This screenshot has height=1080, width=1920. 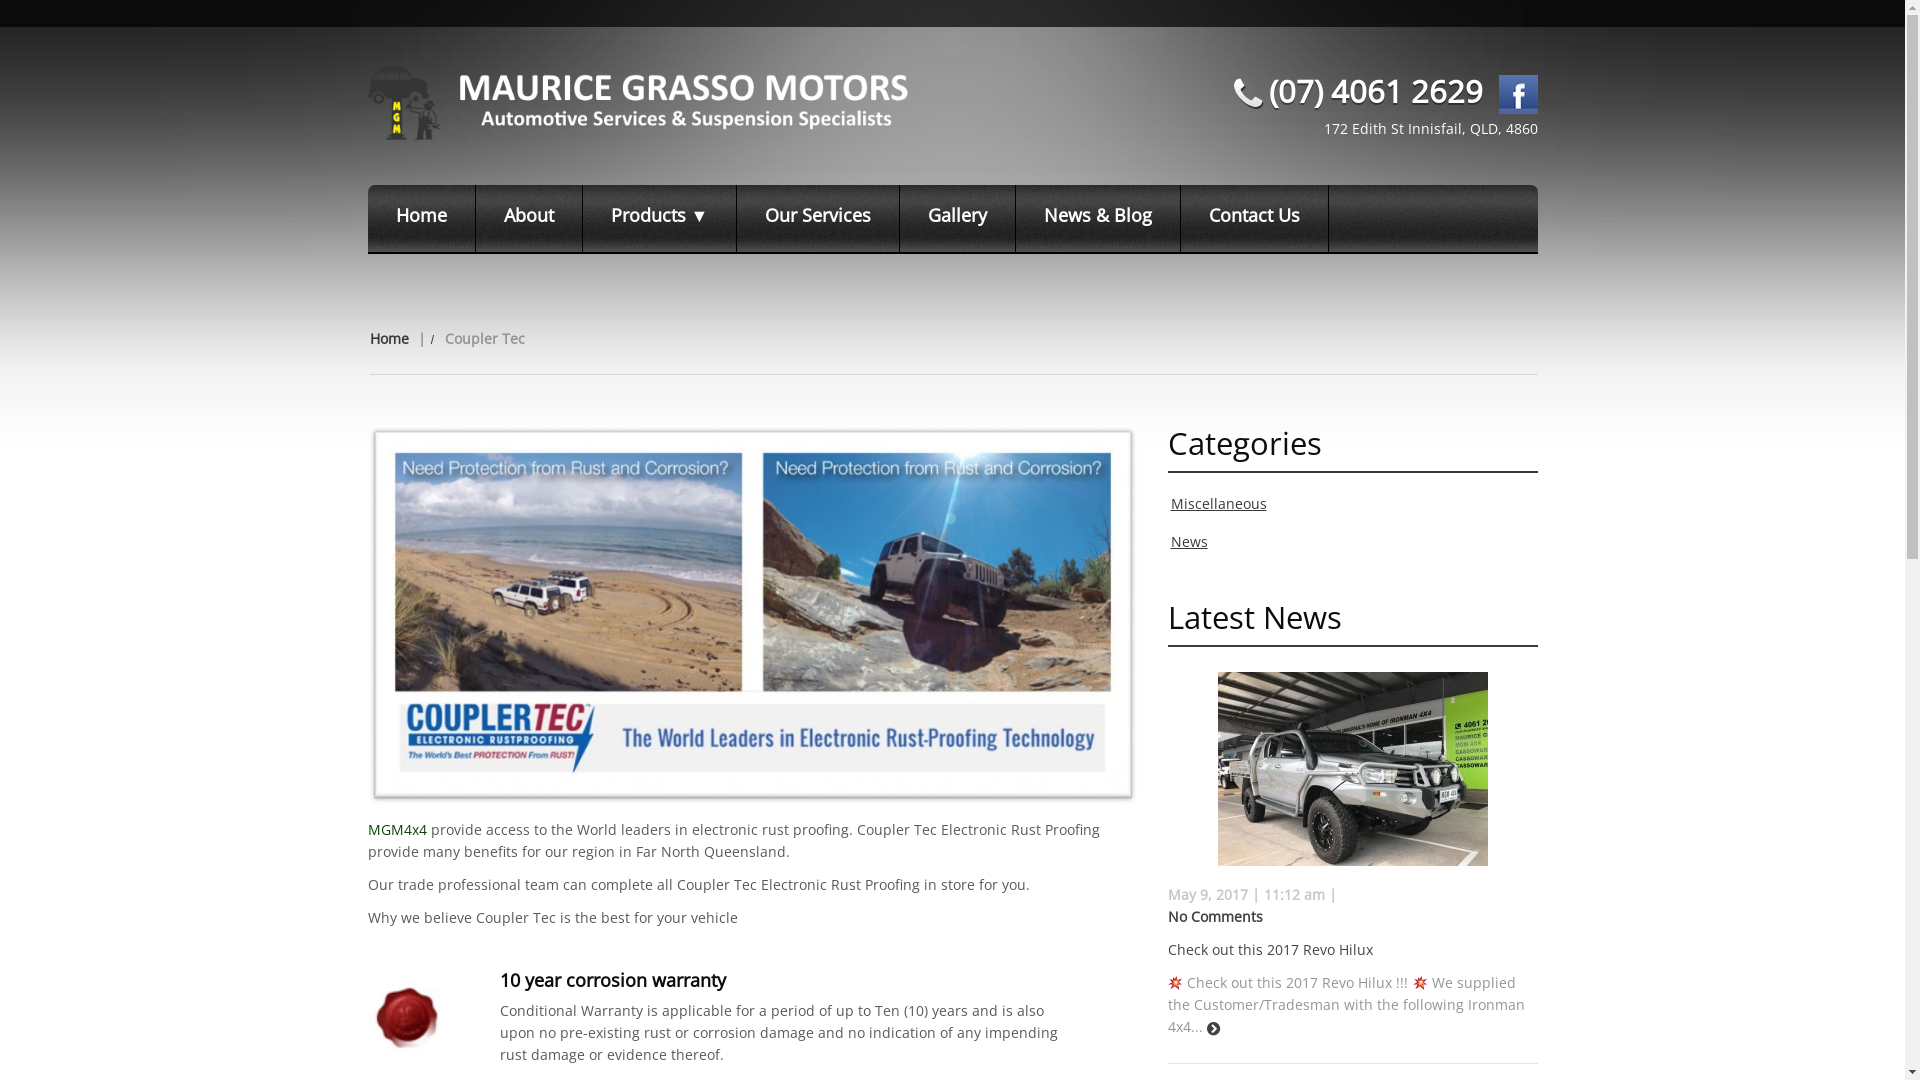 What do you see at coordinates (1097, 218) in the screenshot?
I see `'News & Blog'` at bounding box center [1097, 218].